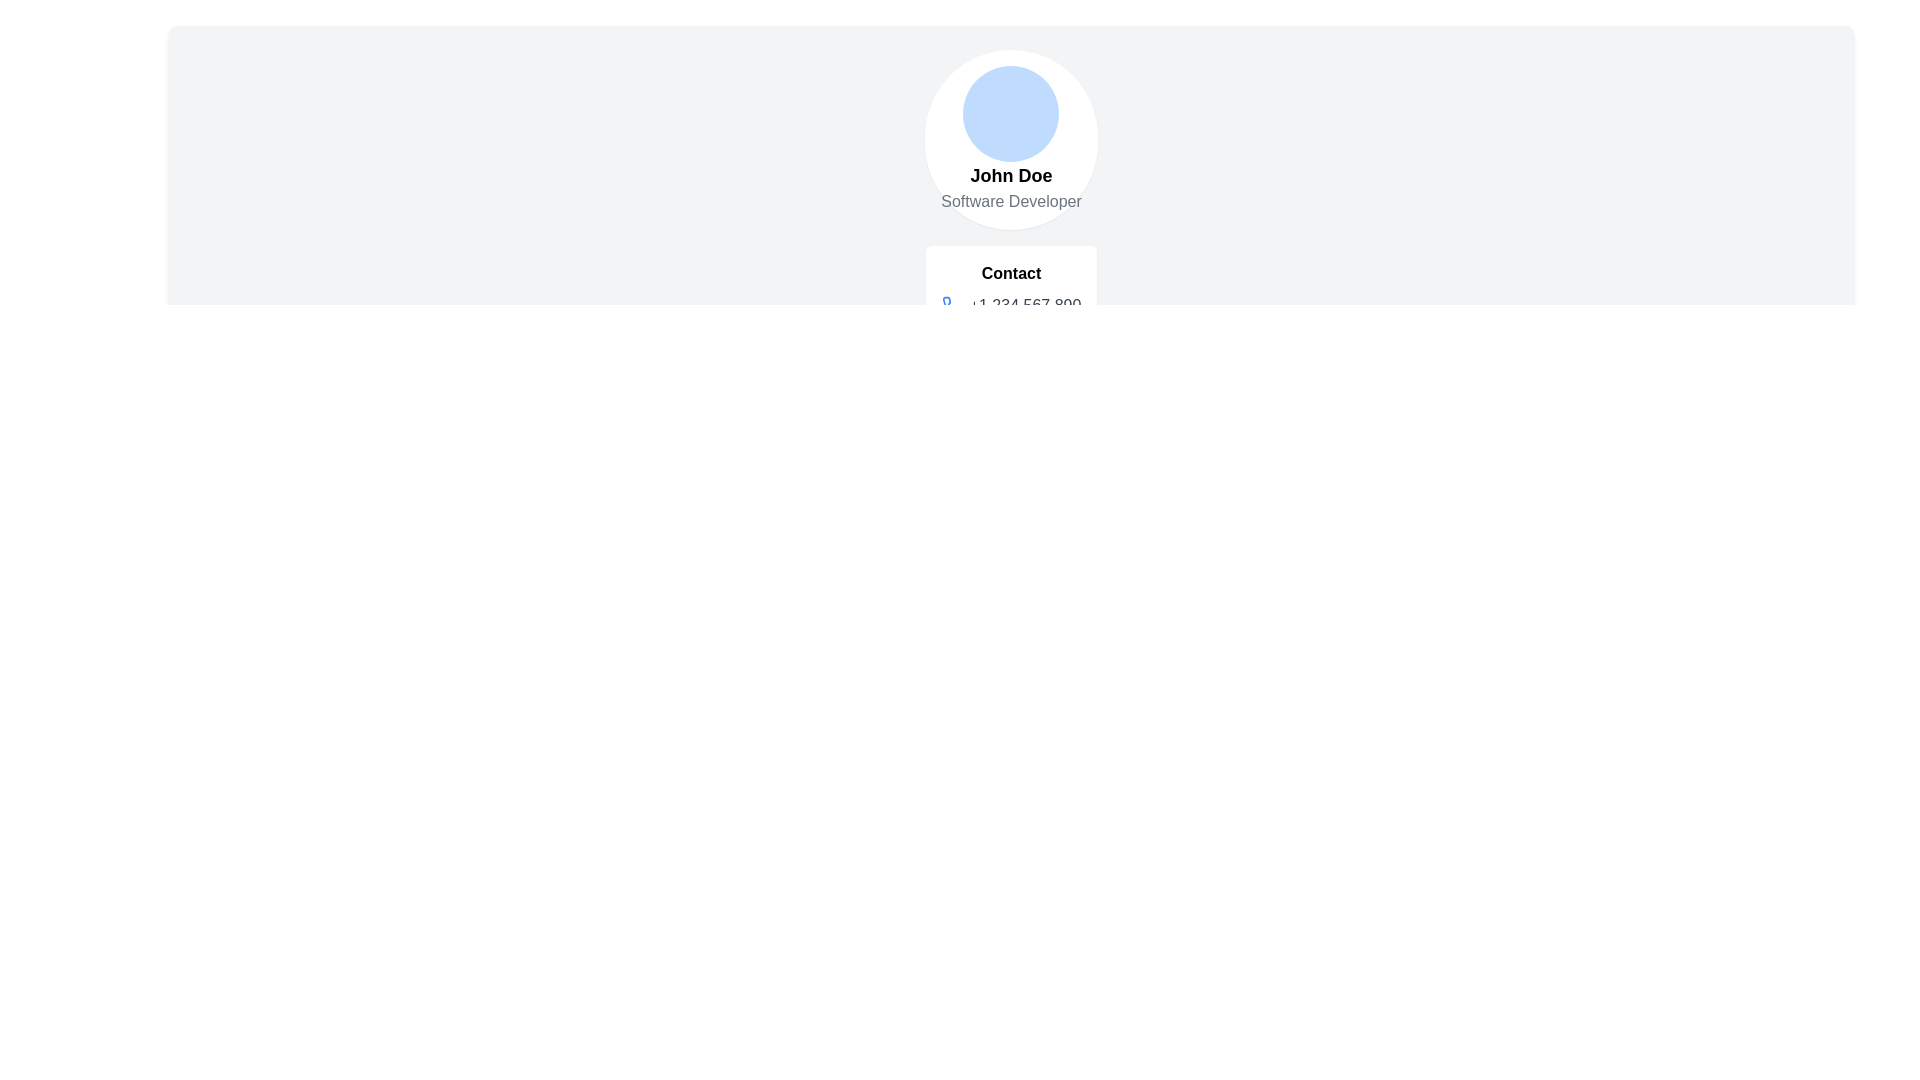 This screenshot has height=1080, width=1920. I want to click on the telephone icon located at the center of the page, below the 'Contact' heading, and aligned with the contact information area, so click(950, 305).